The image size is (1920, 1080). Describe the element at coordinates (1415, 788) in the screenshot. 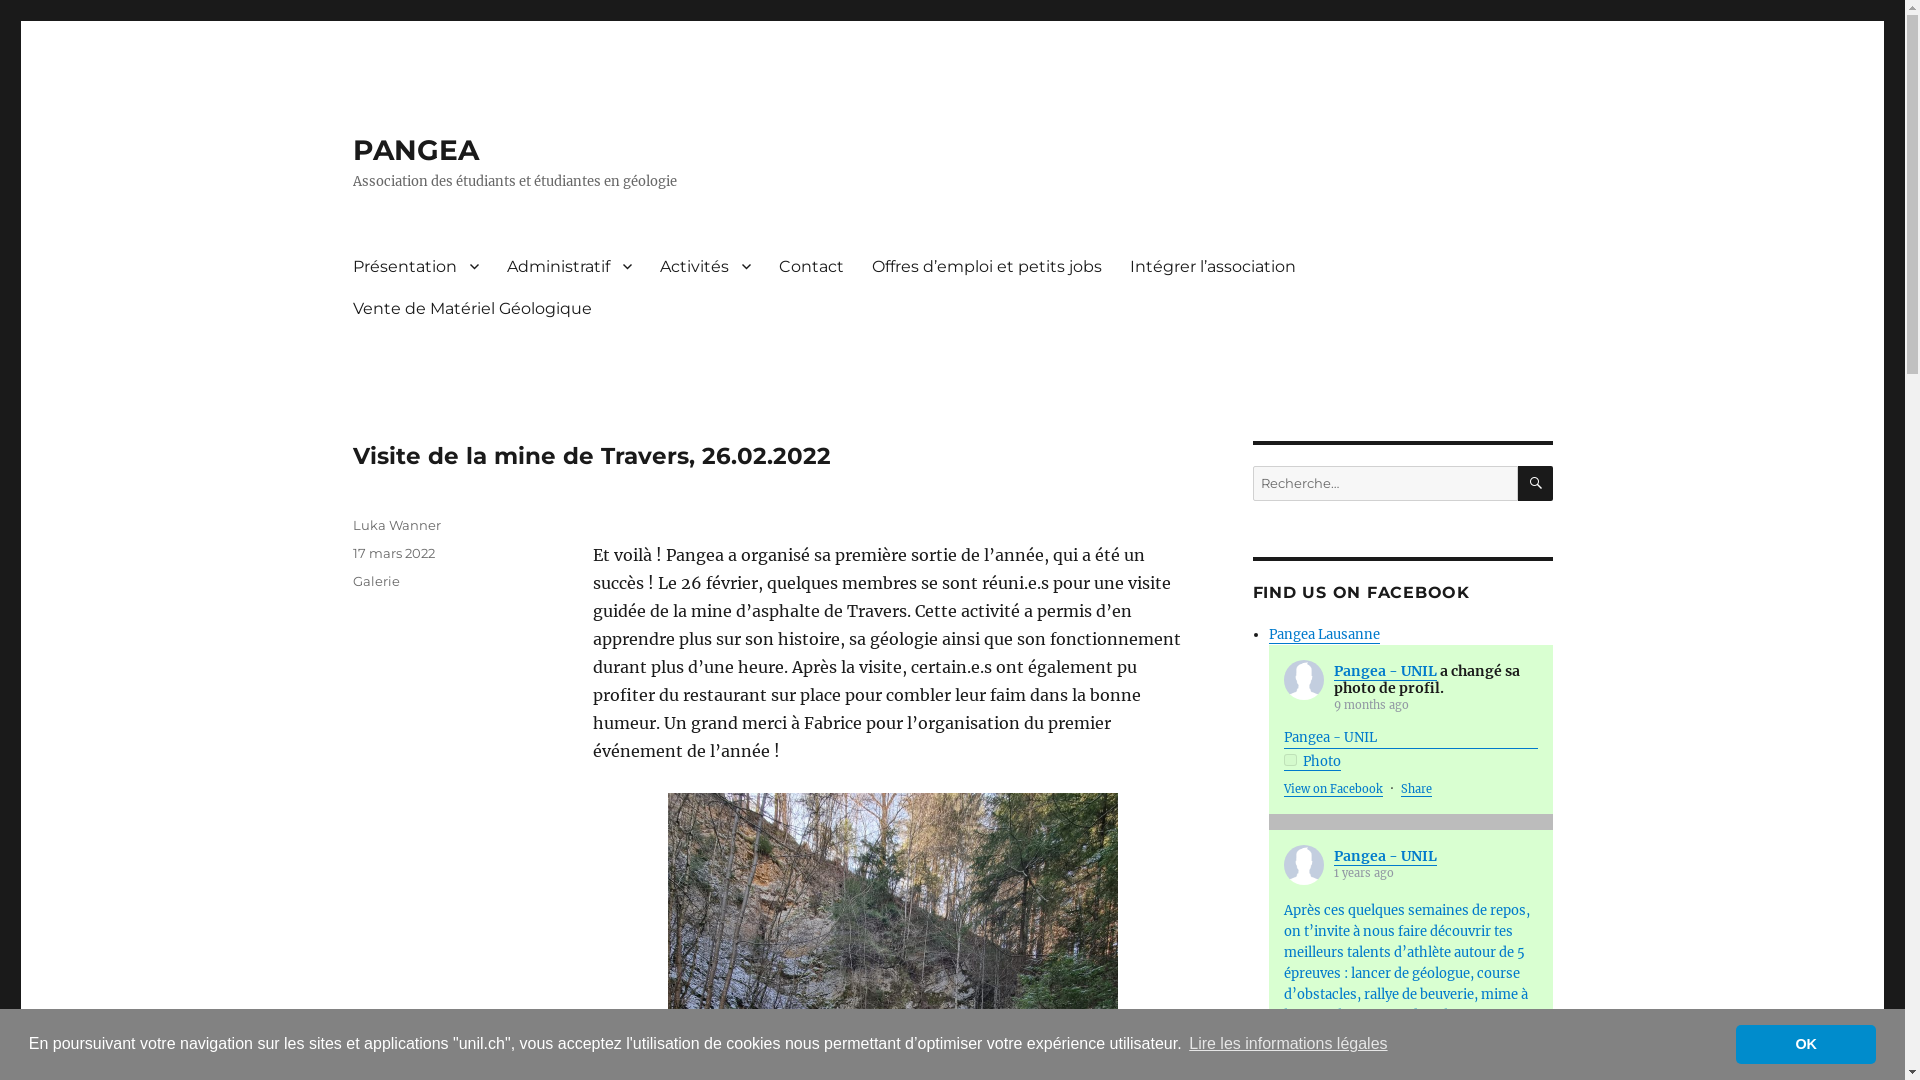

I see `'Share'` at that location.